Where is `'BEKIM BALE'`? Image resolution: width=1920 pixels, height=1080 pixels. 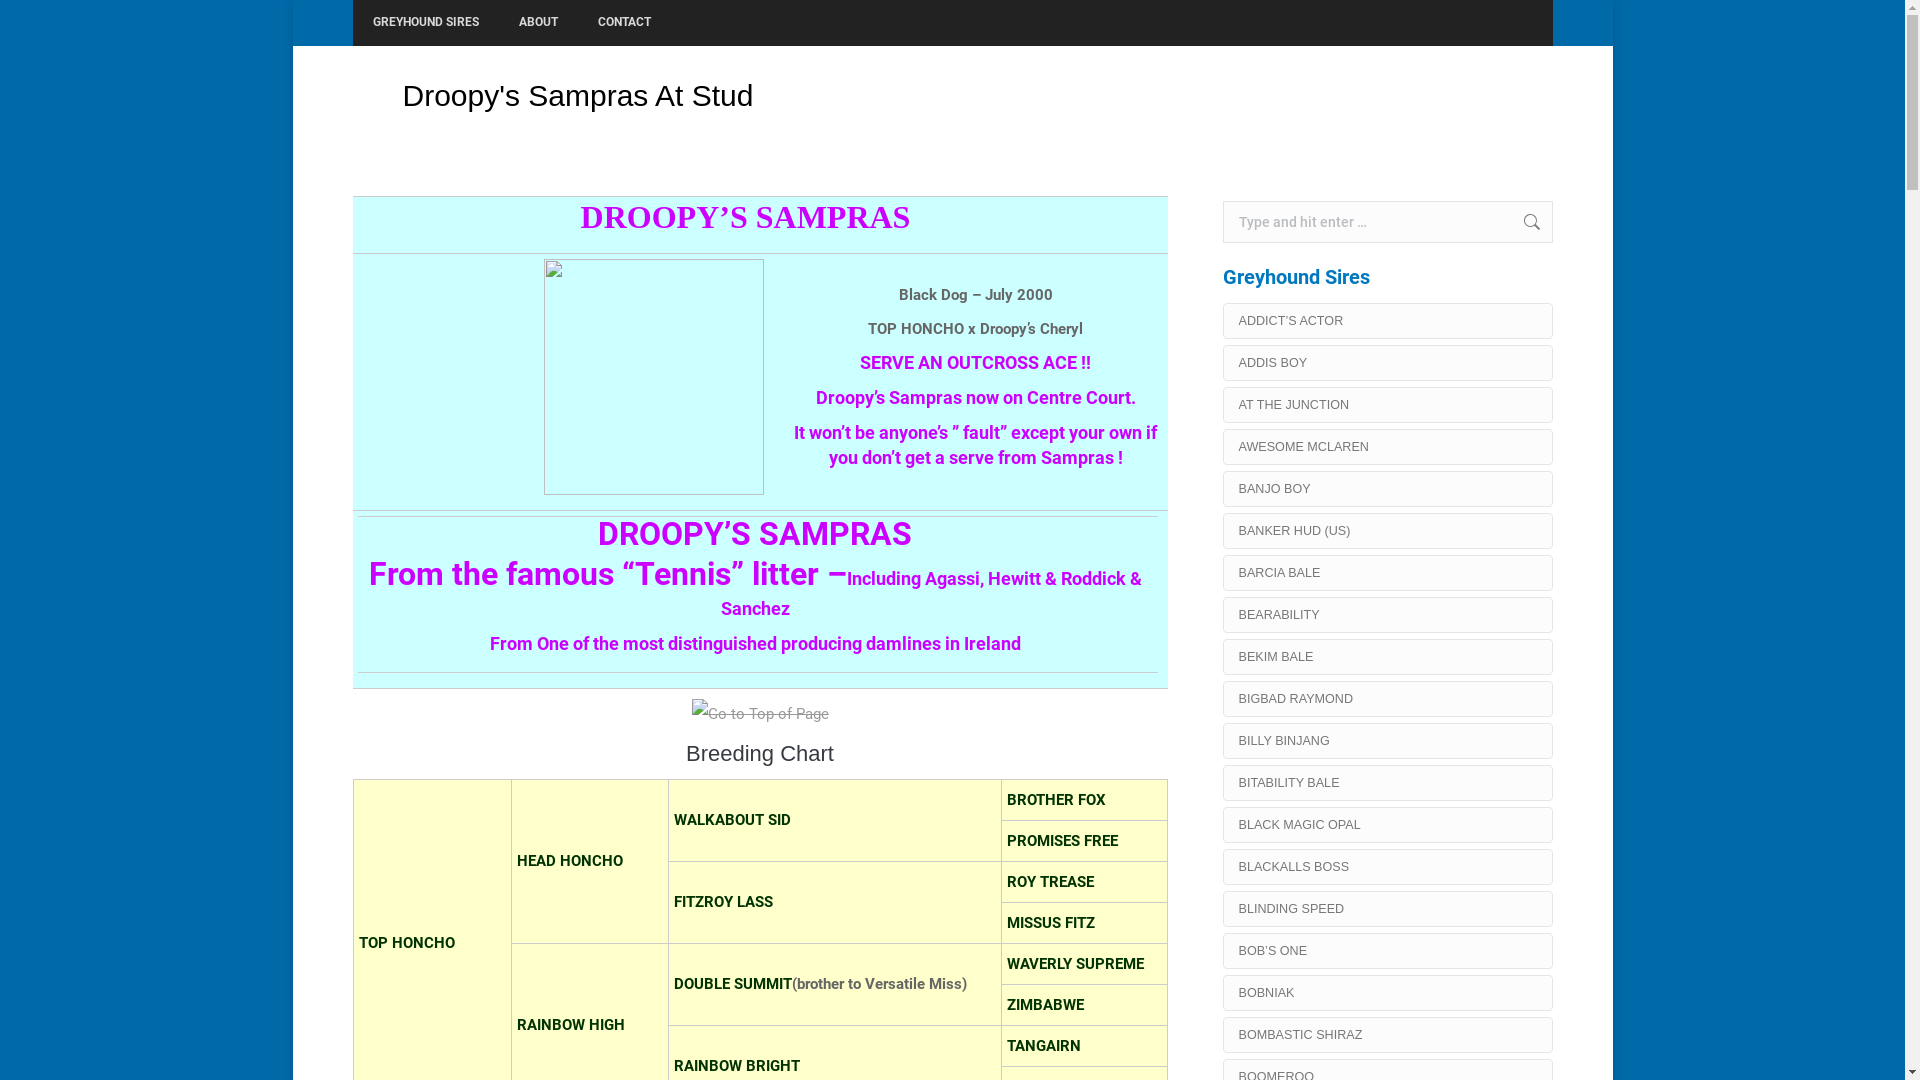 'BEKIM BALE' is located at coordinates (1386, 656).